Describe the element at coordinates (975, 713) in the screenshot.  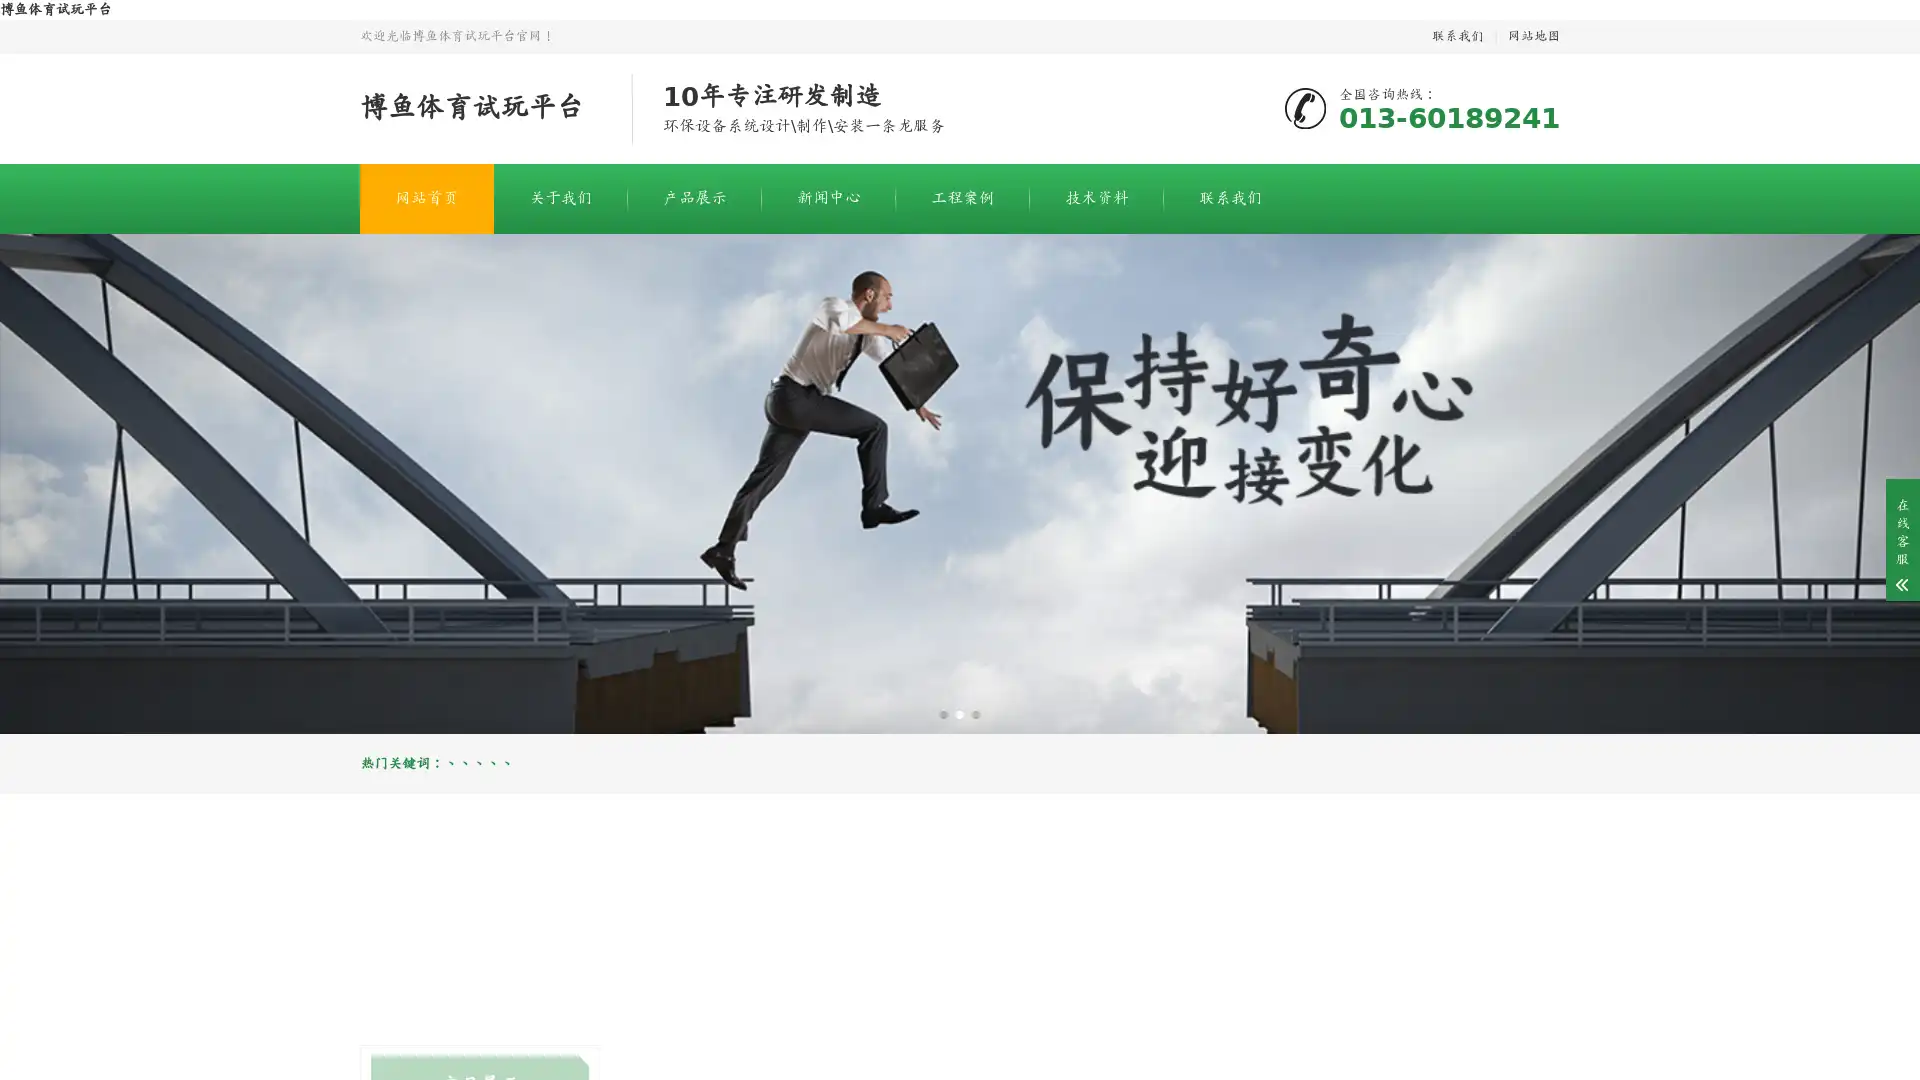
I see `Go to slide 3` at that location.